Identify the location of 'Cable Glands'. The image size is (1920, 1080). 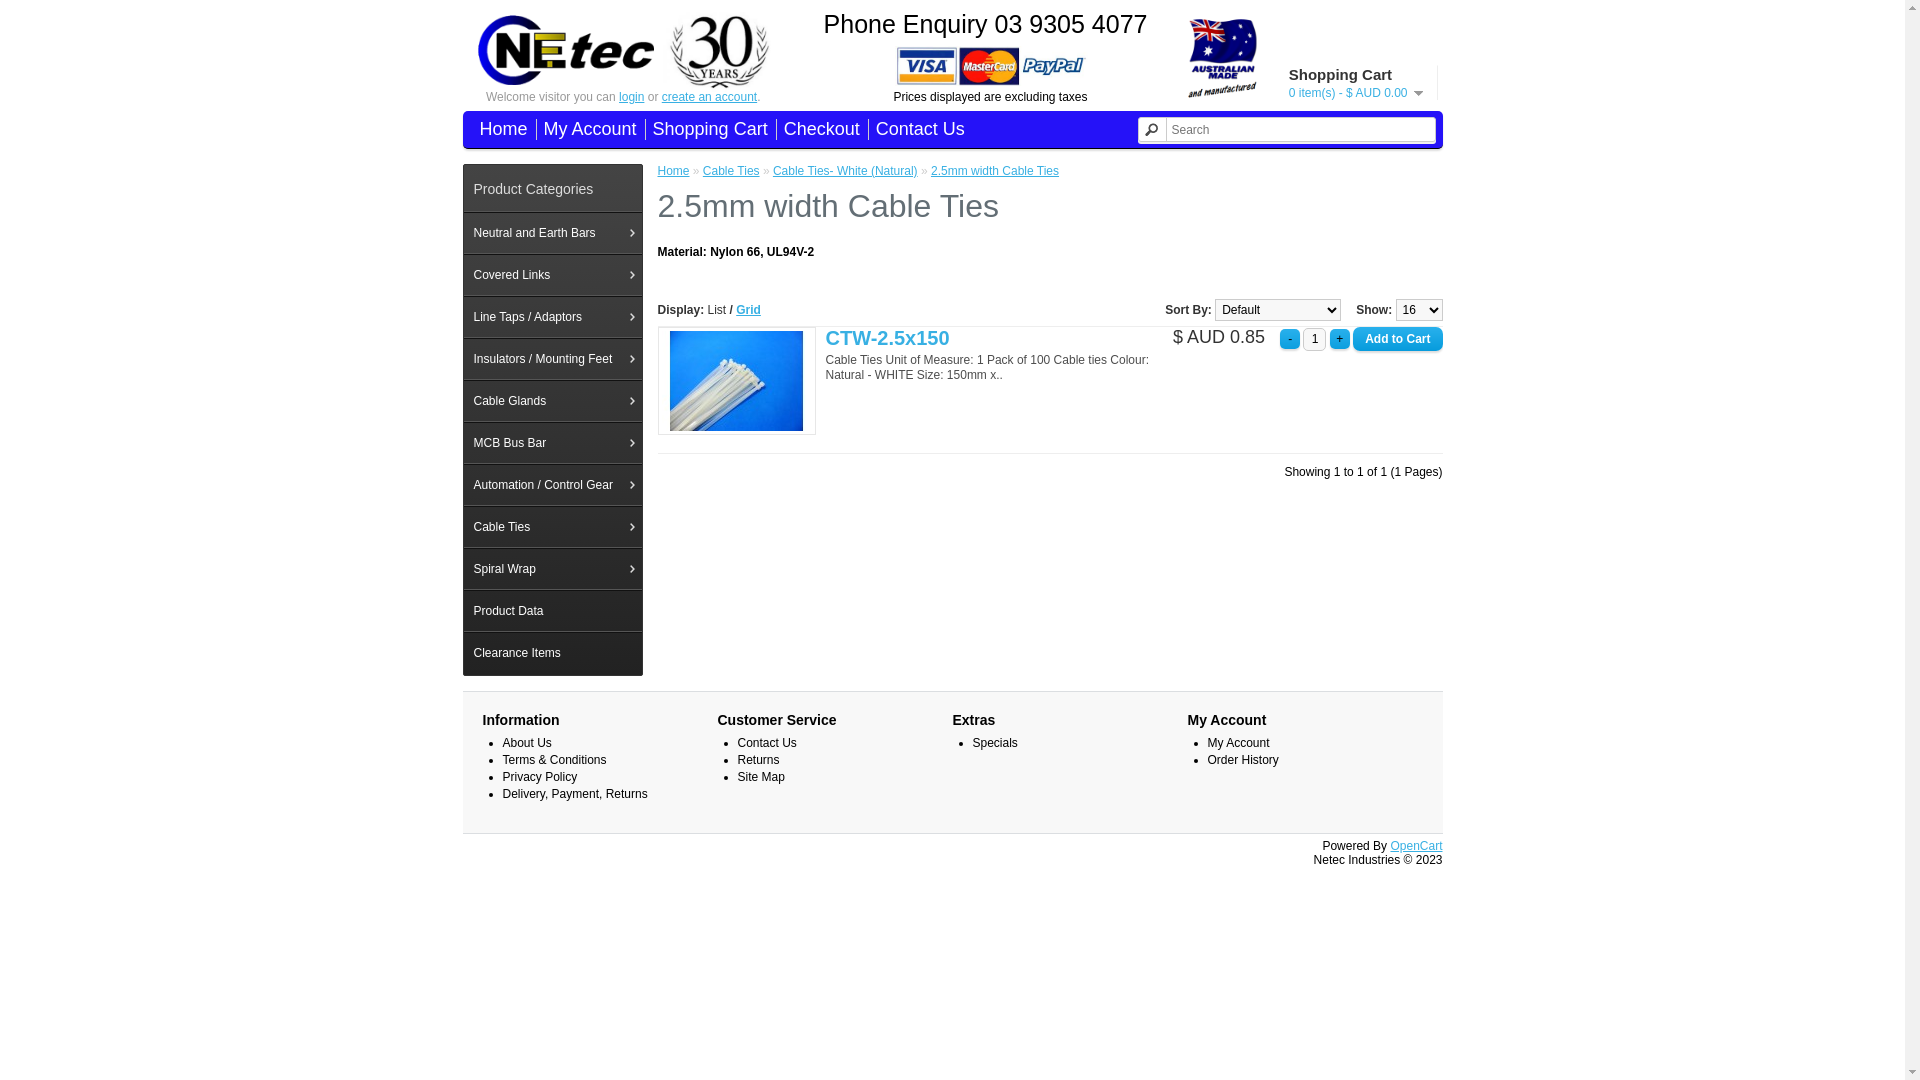
(552, 401).